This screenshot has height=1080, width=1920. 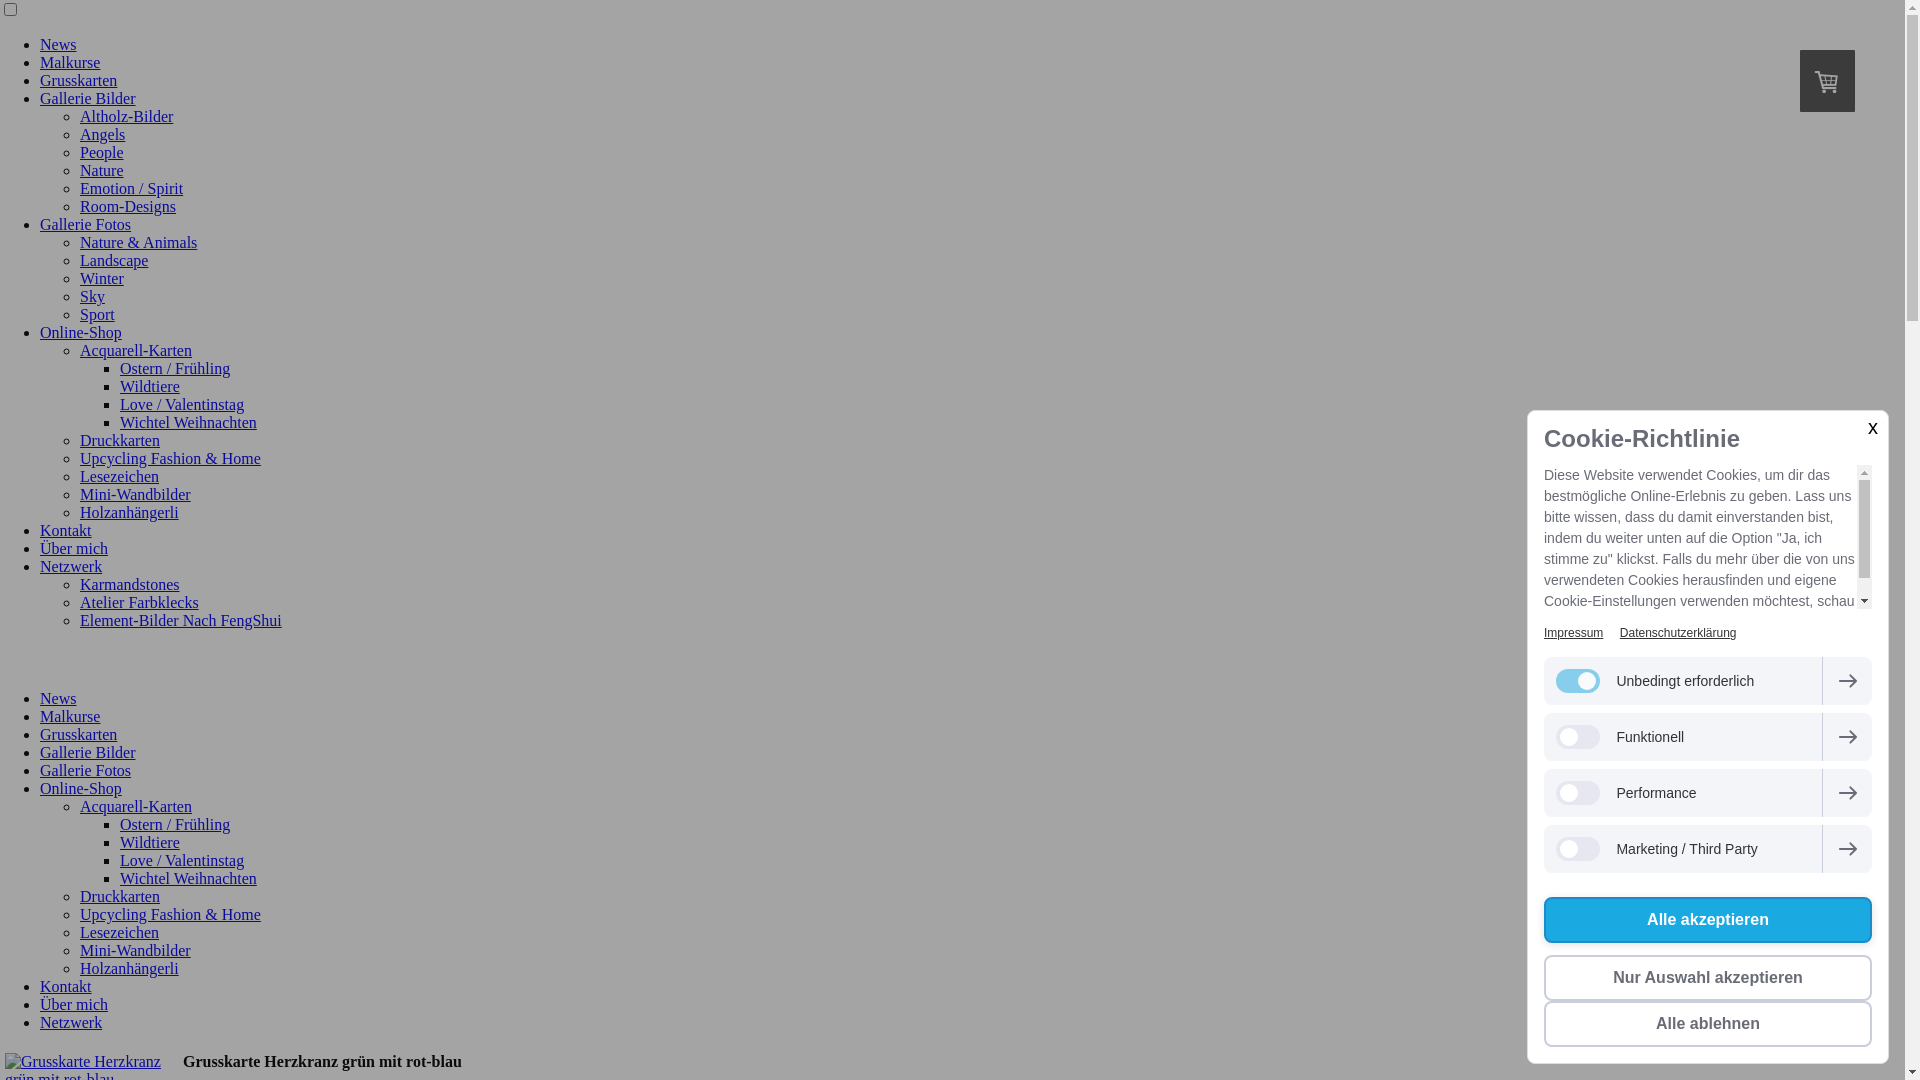 I want to click on 'People', so click(x=100, y=151).